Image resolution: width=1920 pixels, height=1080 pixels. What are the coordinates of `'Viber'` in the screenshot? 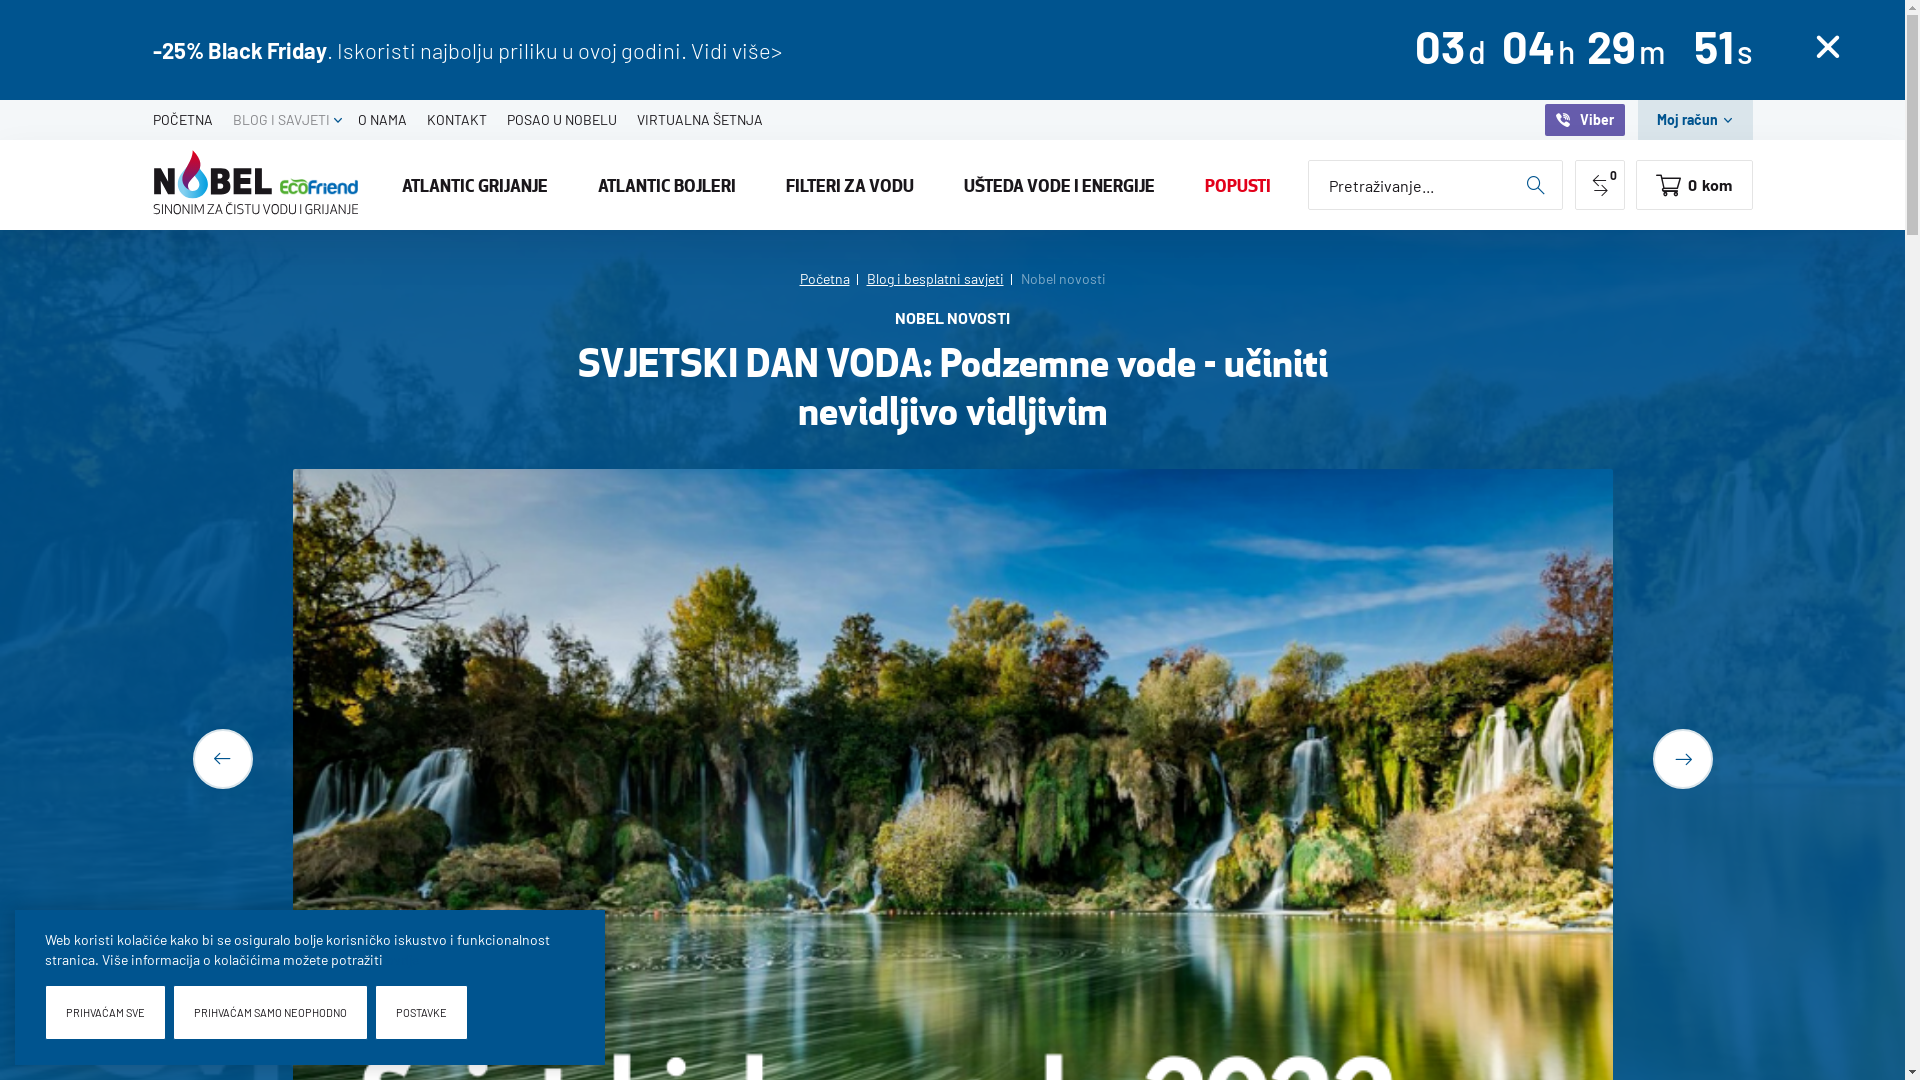 It's located at (1583, 119).